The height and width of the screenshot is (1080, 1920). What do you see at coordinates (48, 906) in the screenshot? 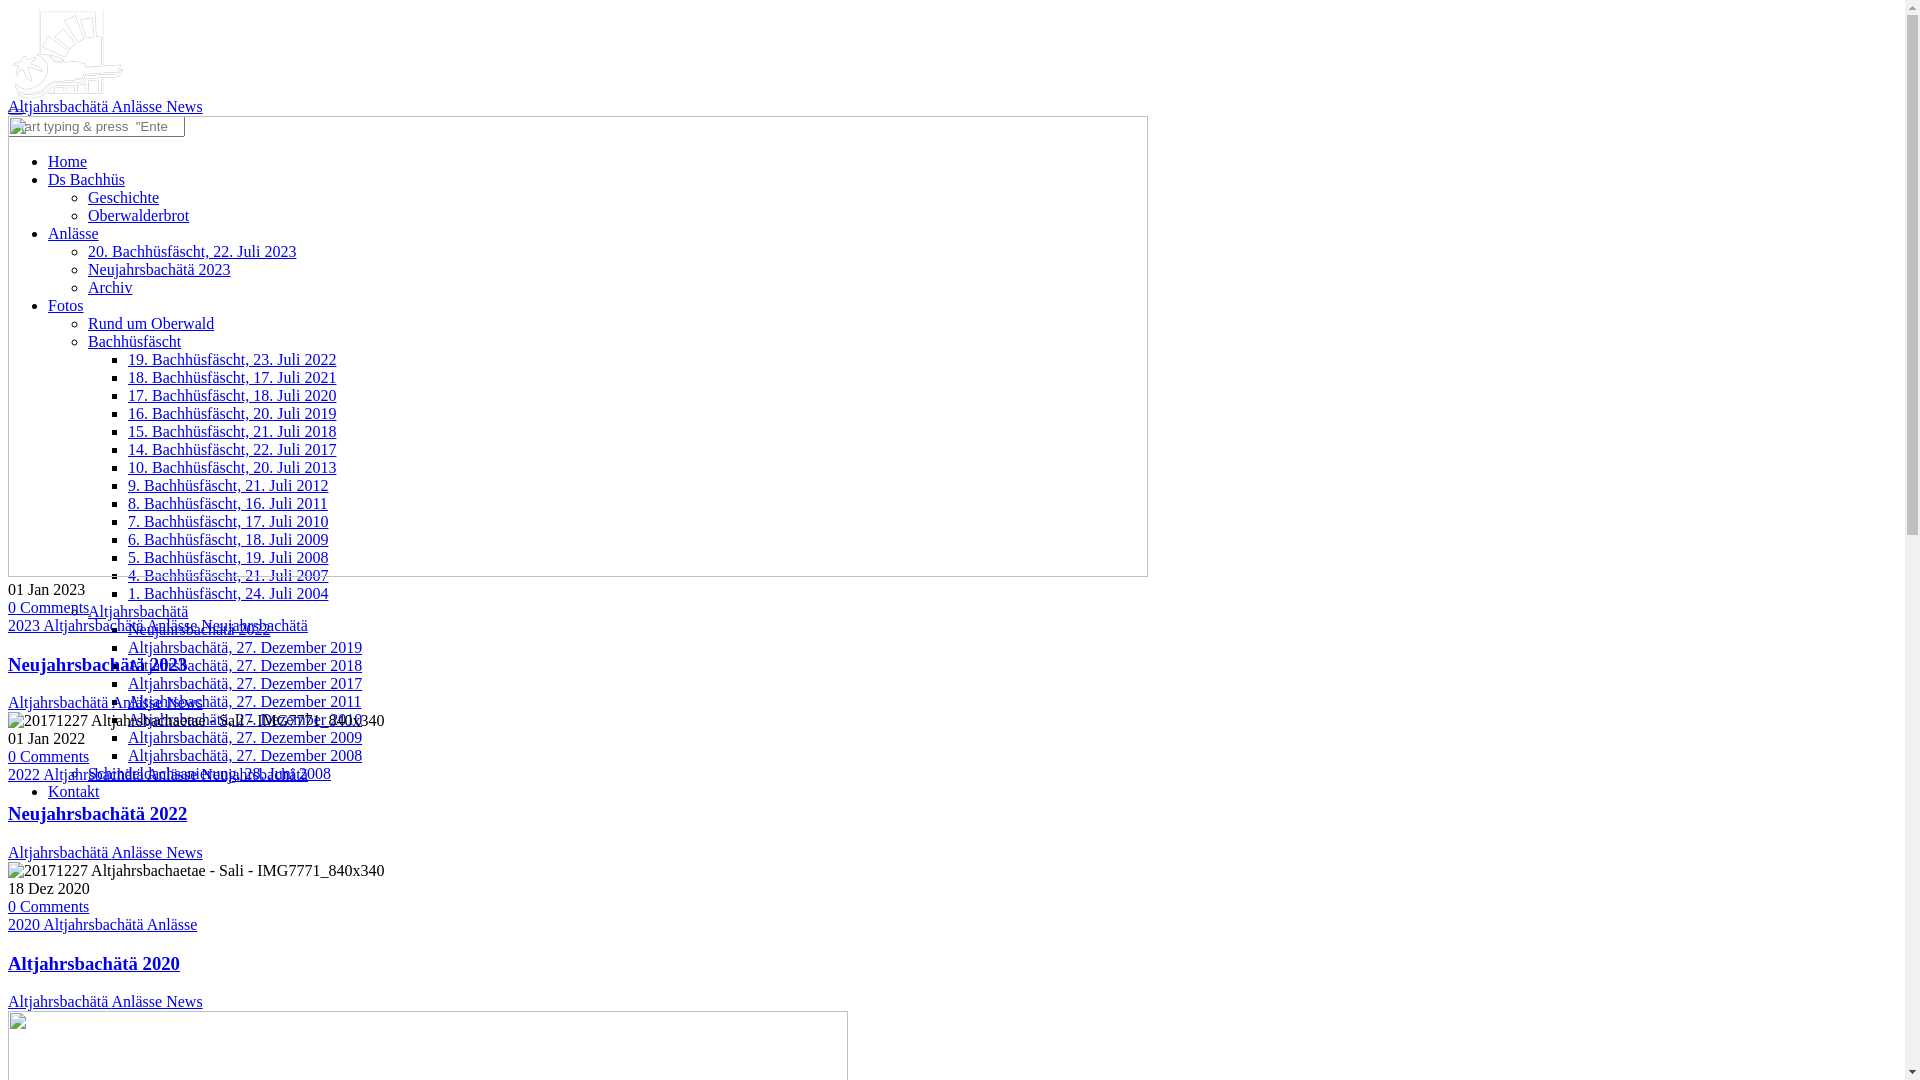
I see `'0 Comments'` at bounding box center [48, 906].